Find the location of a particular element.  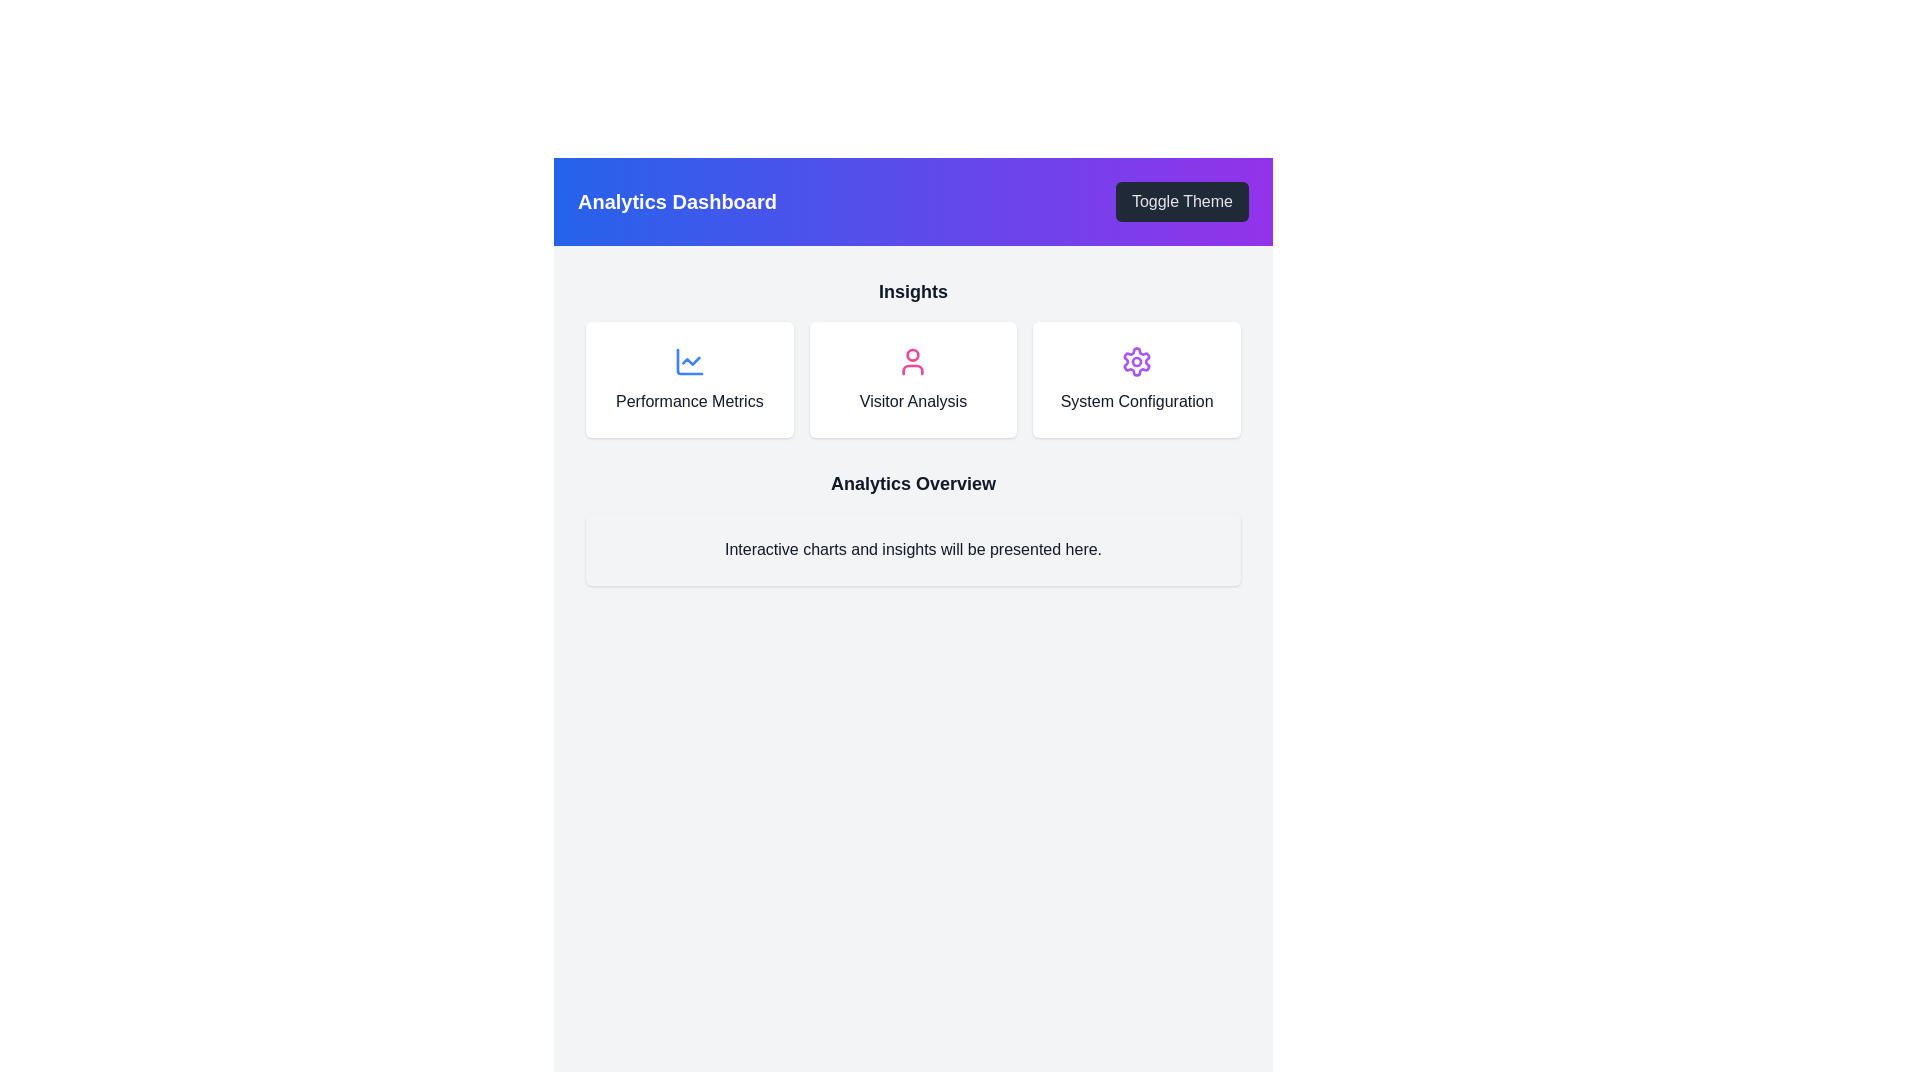

the decorative icon for the 'Performance Metrics' card, which is positioned at the top middle of the card and vertically aligned above the text label is located at coordinates (689, 362).